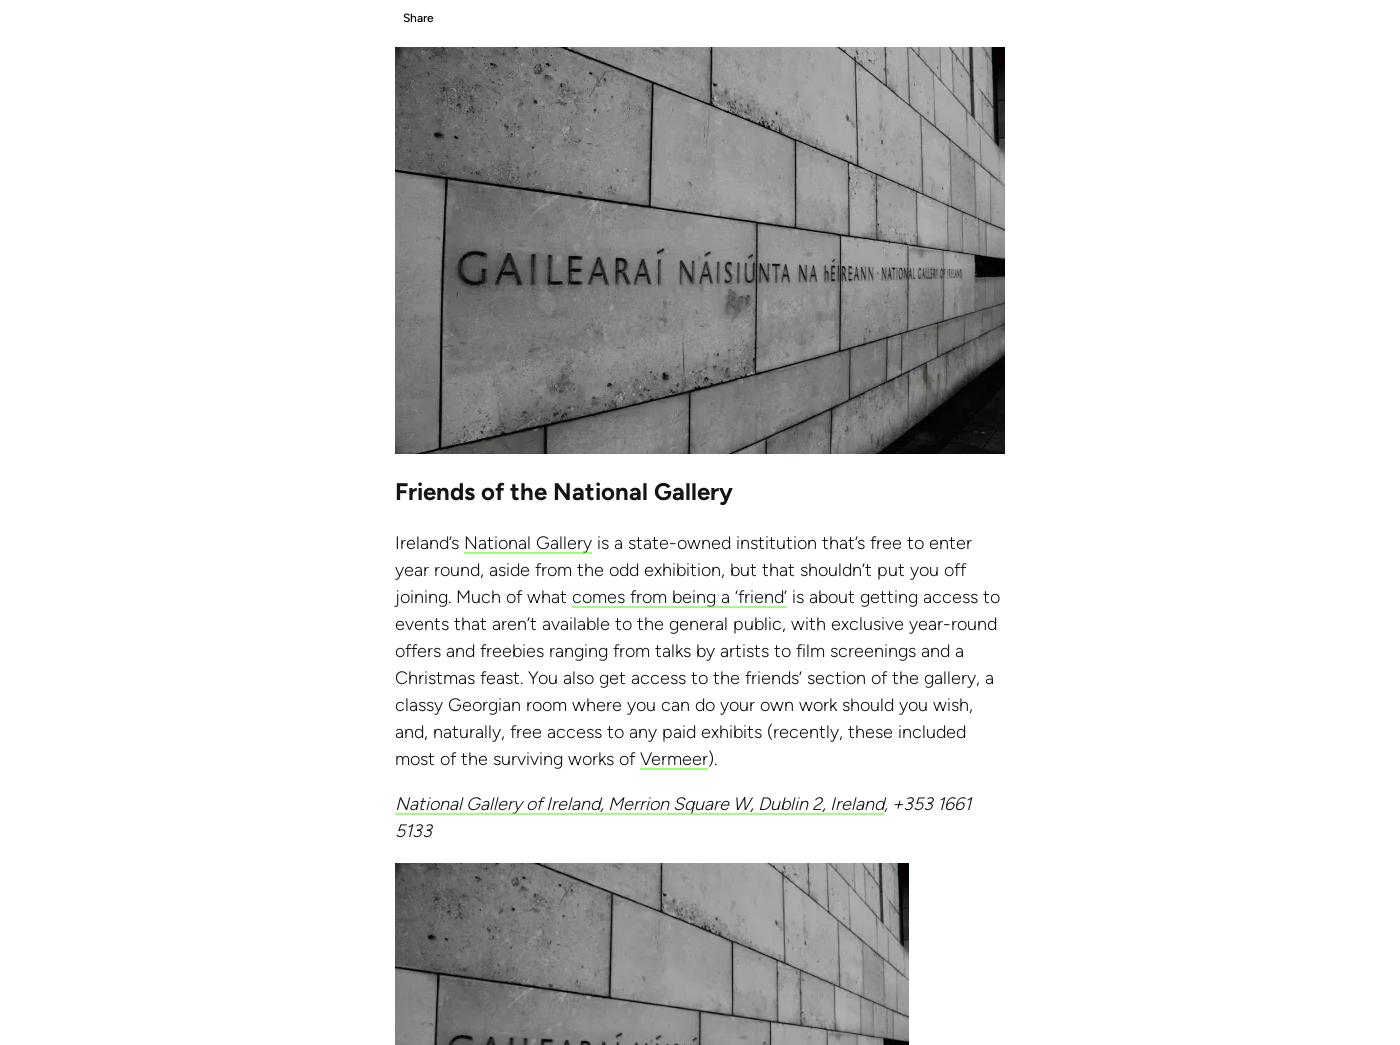 This screenshot has height=1045, width=1400. What do you see at coordinates (89, 7) in the screenshot?
I see `'Portugal'` at bounding box center [89, 7].